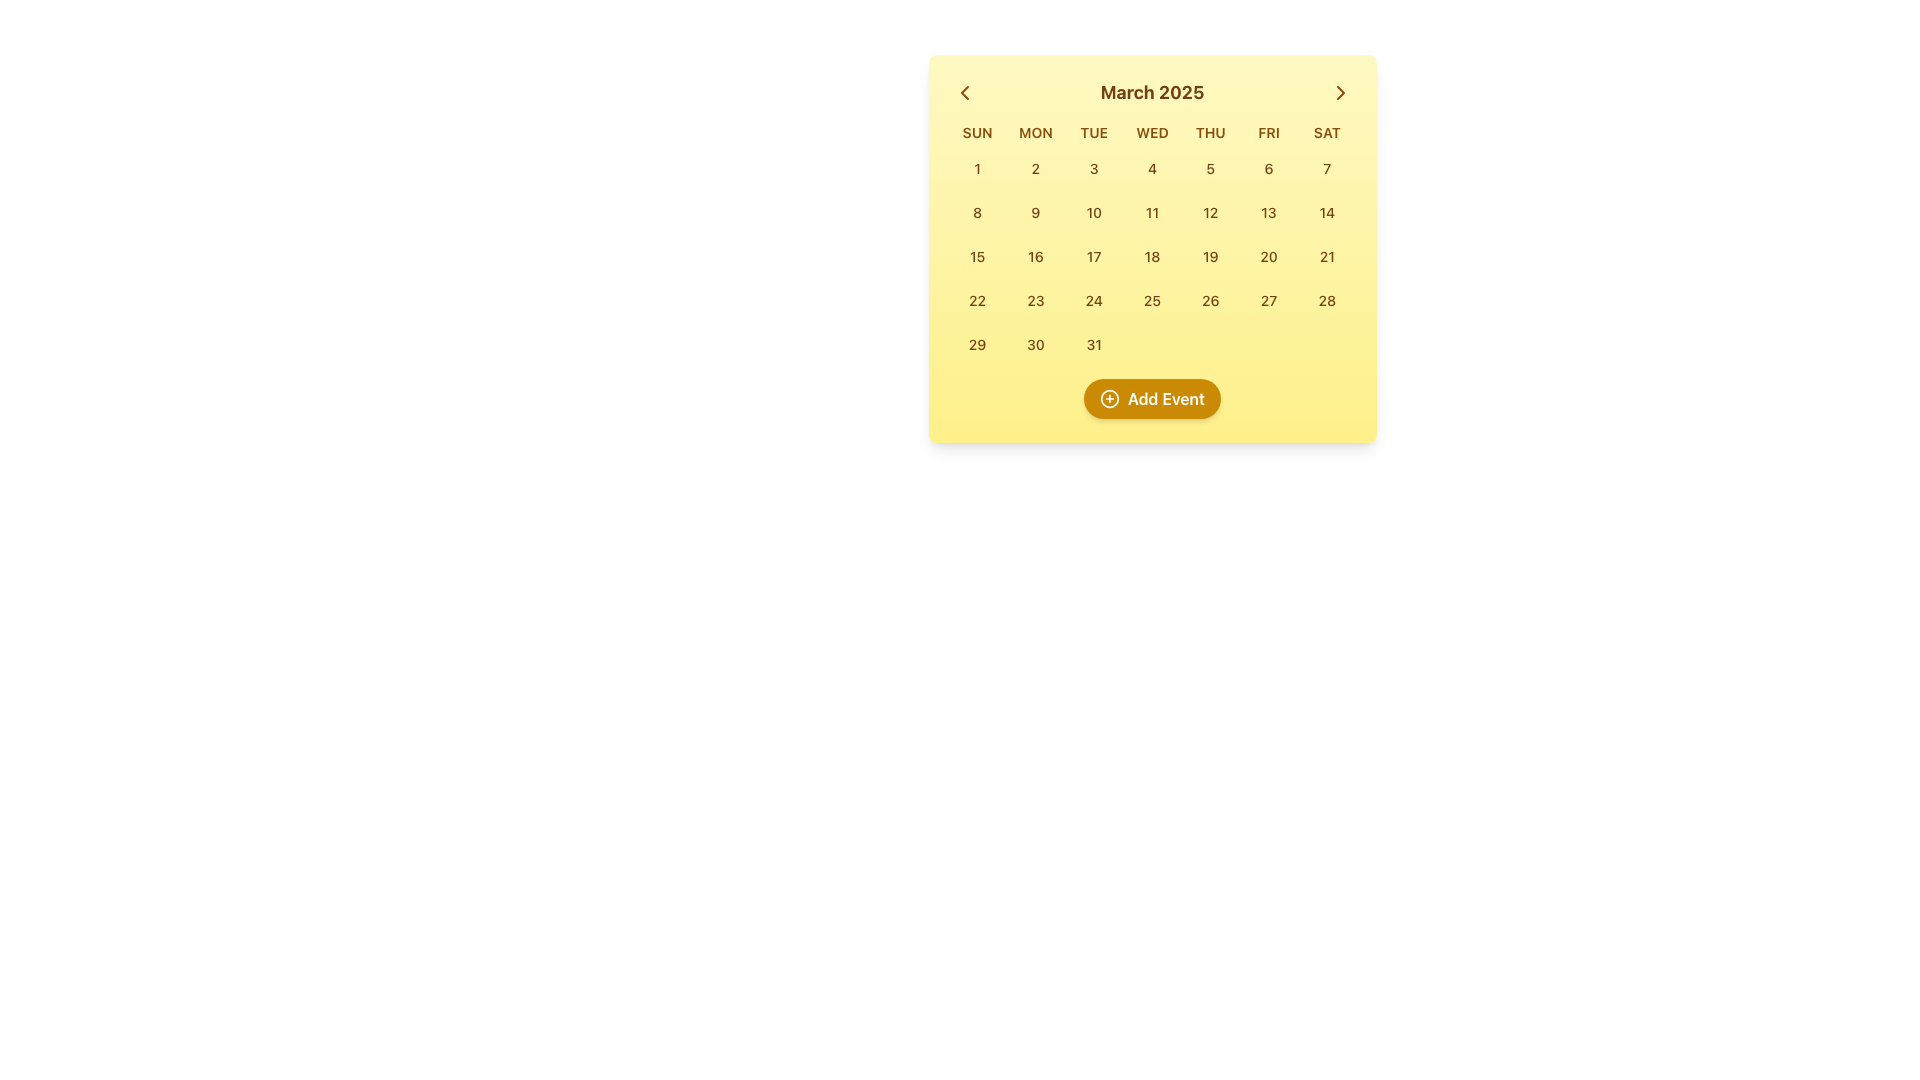 The image size is (1920, 1080). What do you see at coordinates (1035, 255) in the screenshot?
I see `the text label displaying the number '16' in bold, dark yellow font, which is part of the calendar grid for Tuesday, the sixteenth of the month` at bounding box center [1035, 255].